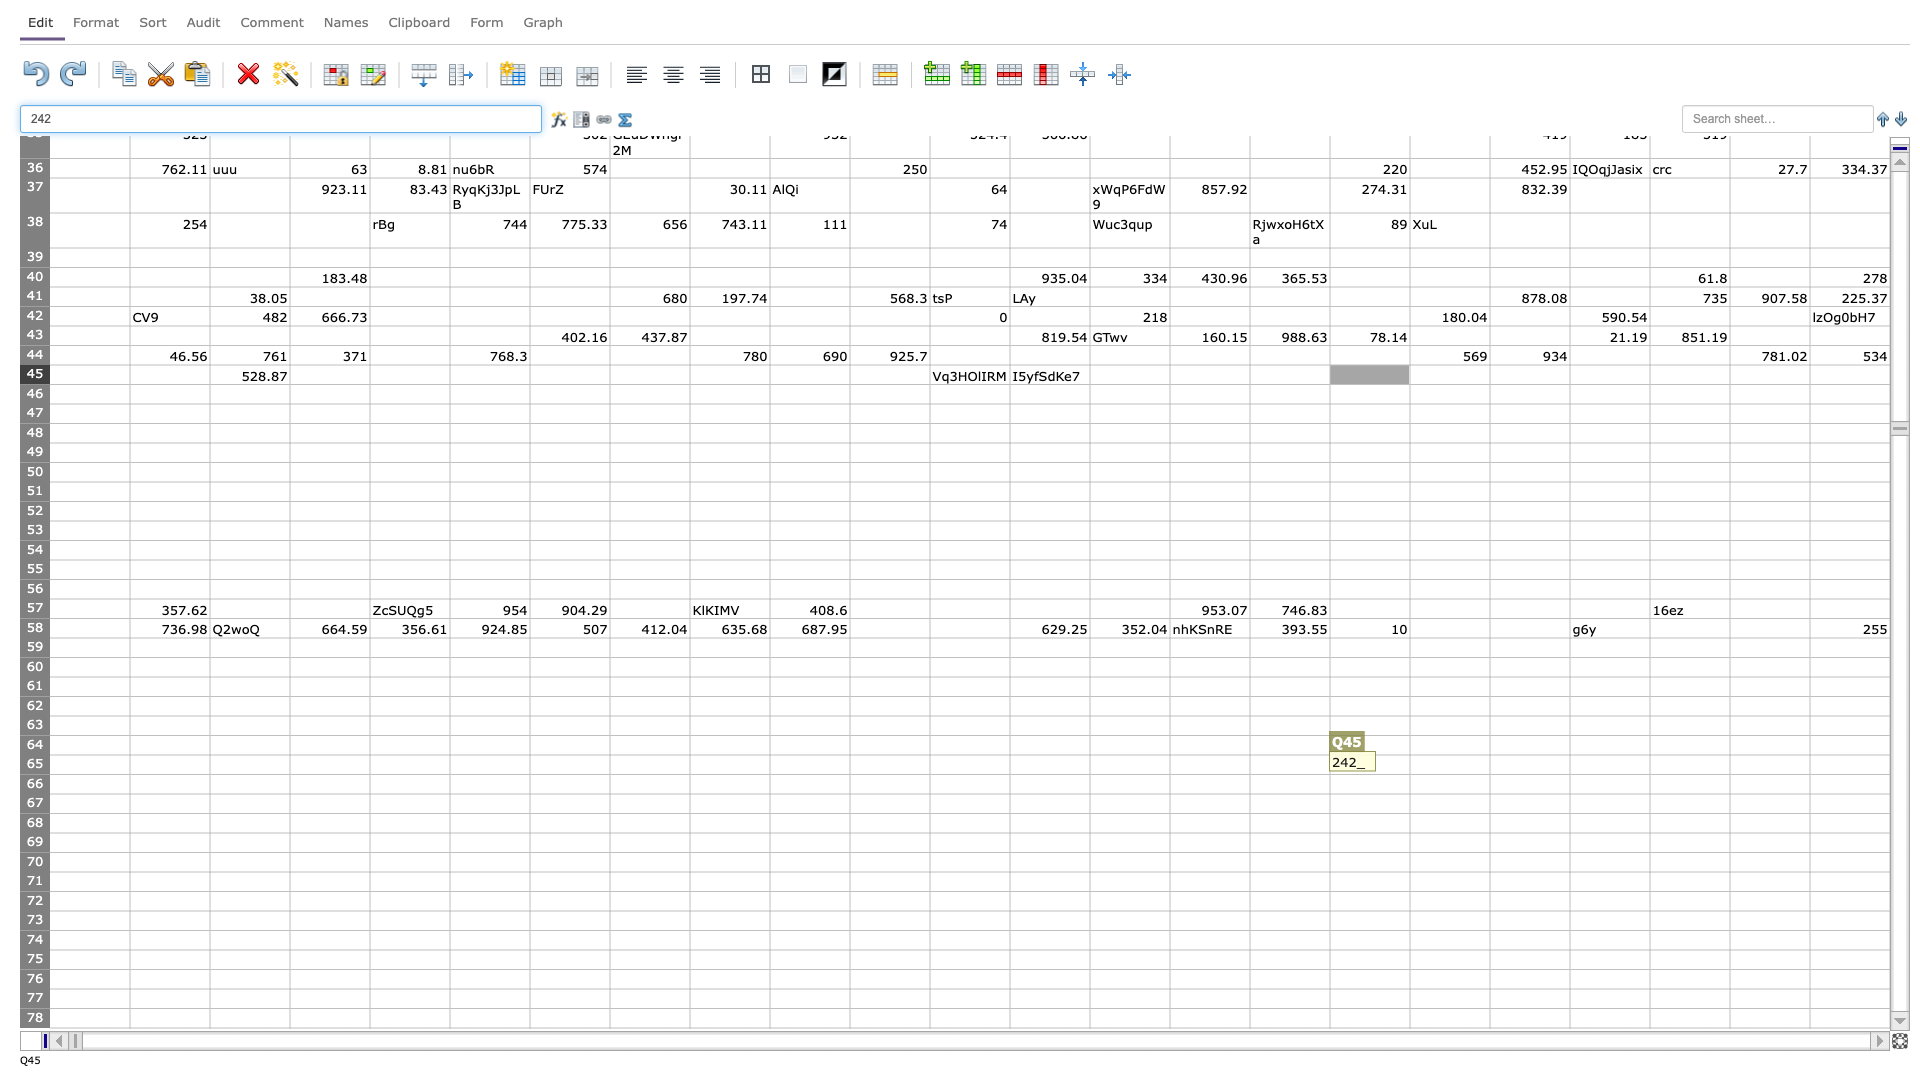  What do you see at coordinates (1489, 773) in the screenshot?
I see `Lower right corner of cell R65` at bounding box center [1489, 773].